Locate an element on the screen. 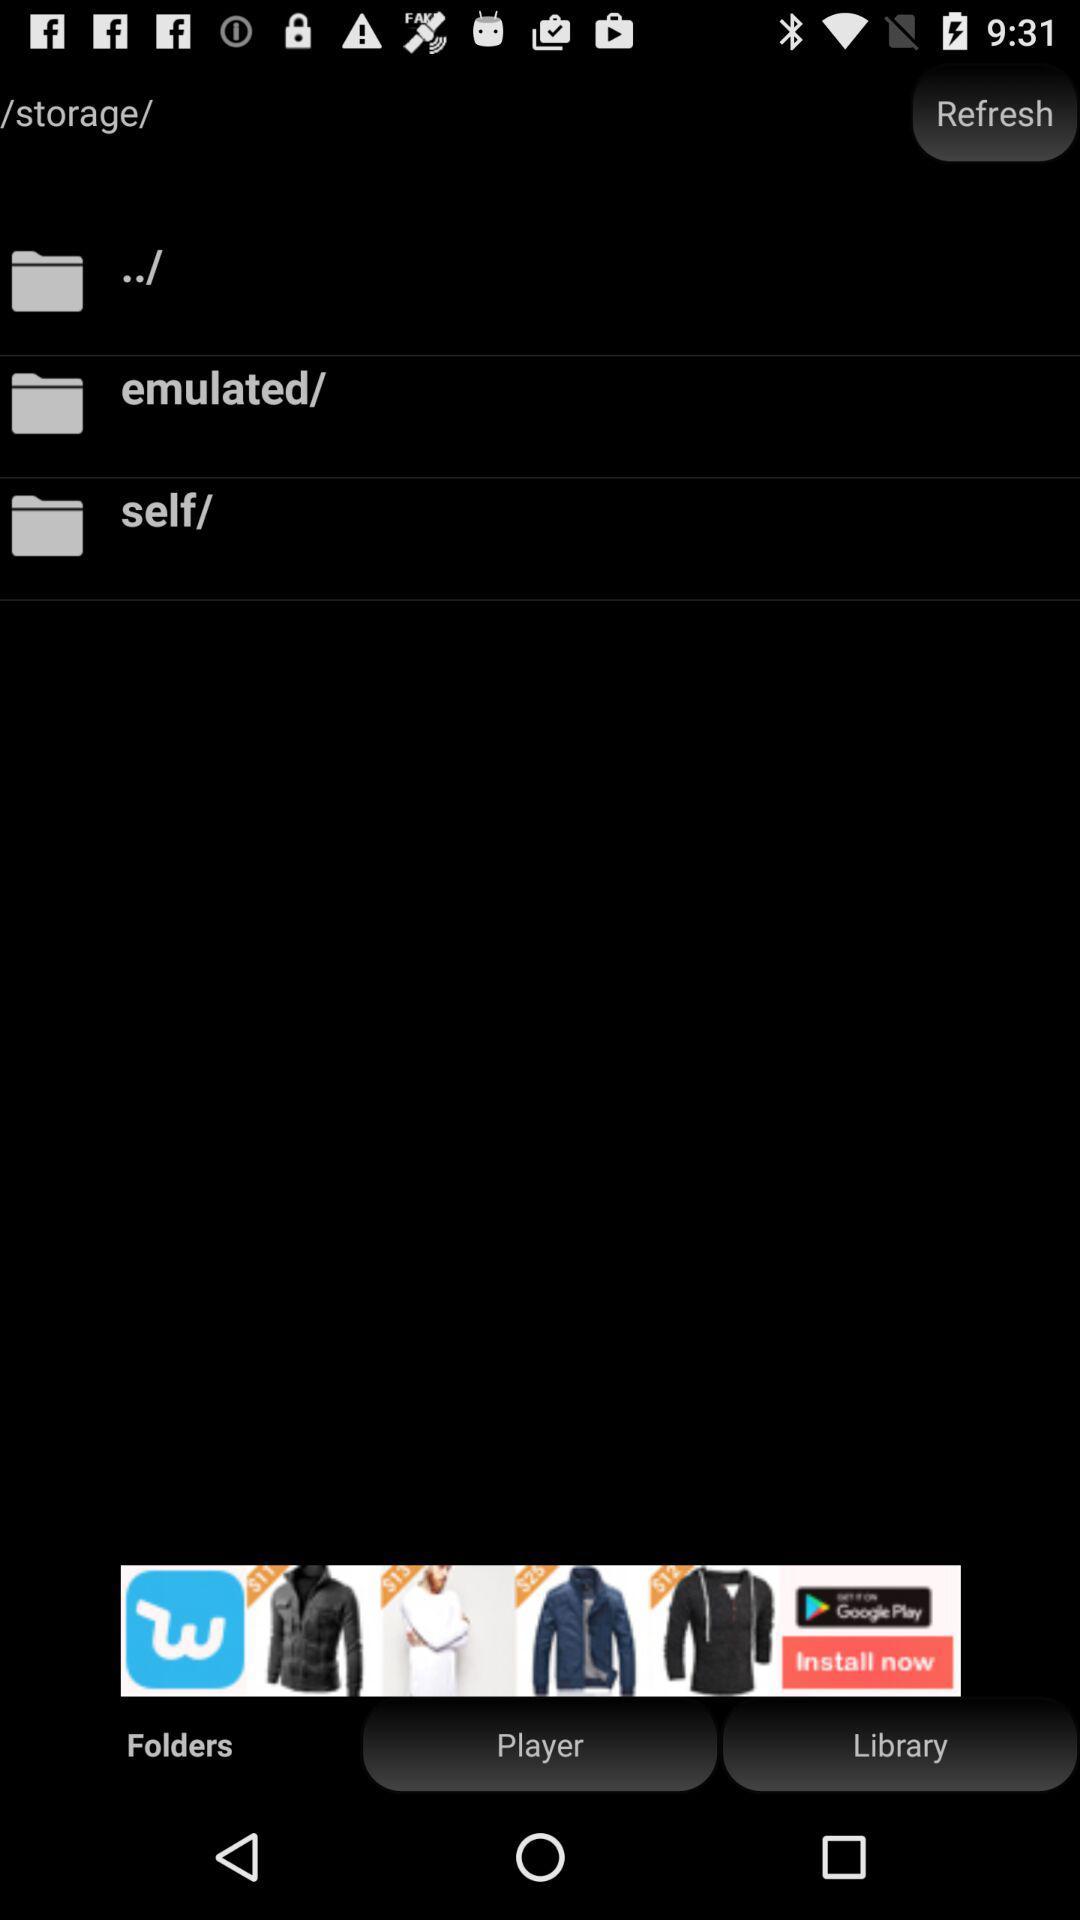 This screenshot has width=1080, height=1920. advertisement is located at coordinates (540, 1630).